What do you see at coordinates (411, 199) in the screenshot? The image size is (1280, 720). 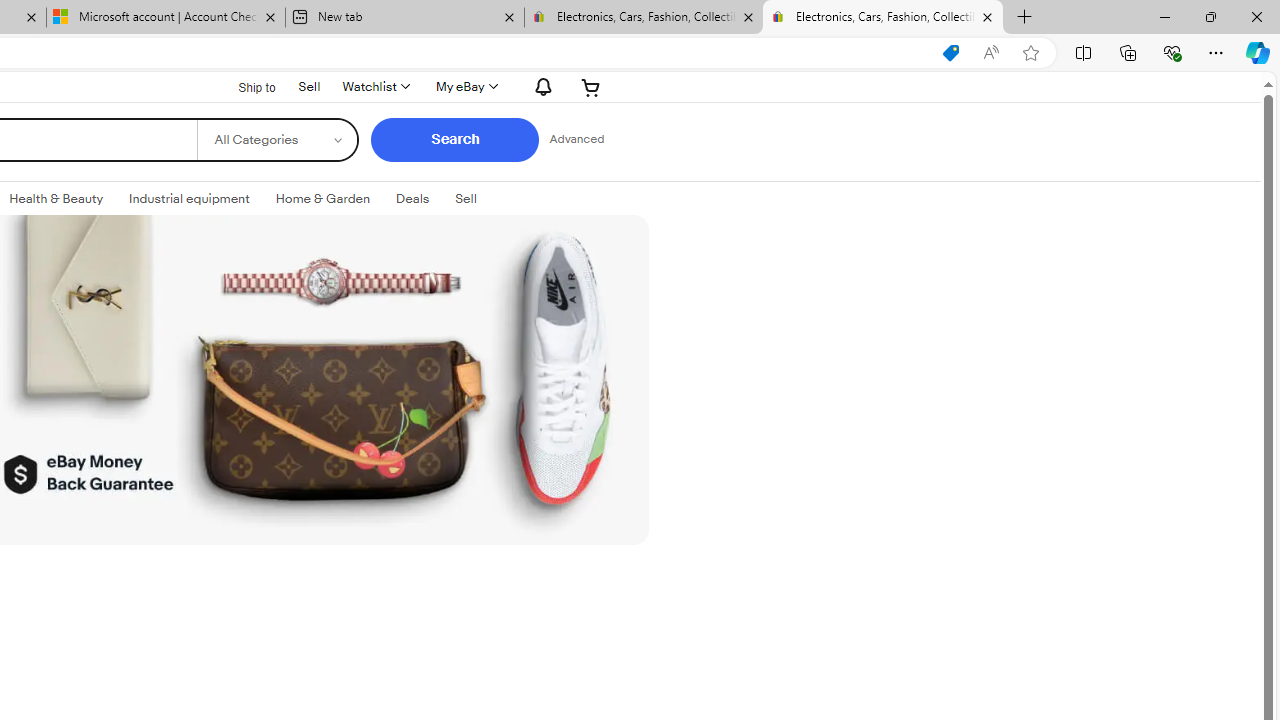 I see `'Deals'` at bounding box center [411, 199].